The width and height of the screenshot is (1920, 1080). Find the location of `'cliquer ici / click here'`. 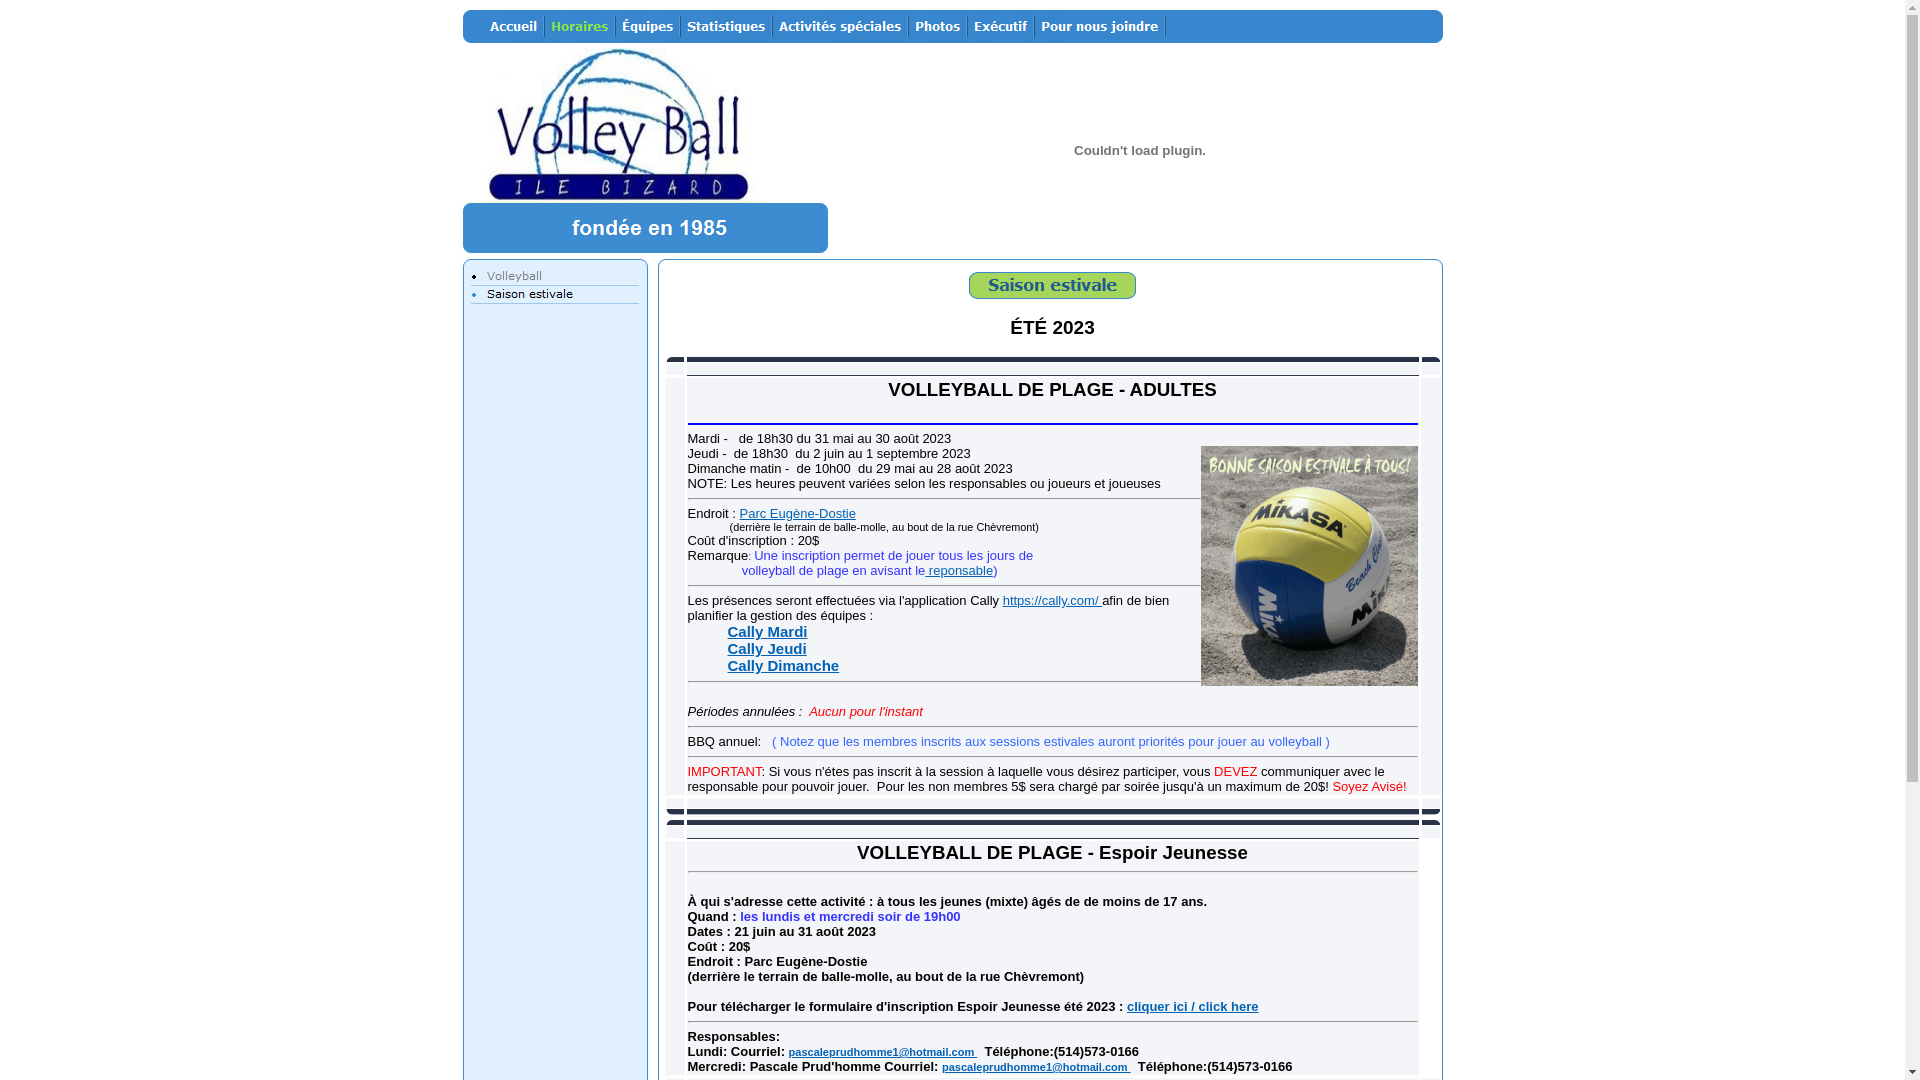

'cliquer ici / click here' is located at coordinates (1193, 1006).